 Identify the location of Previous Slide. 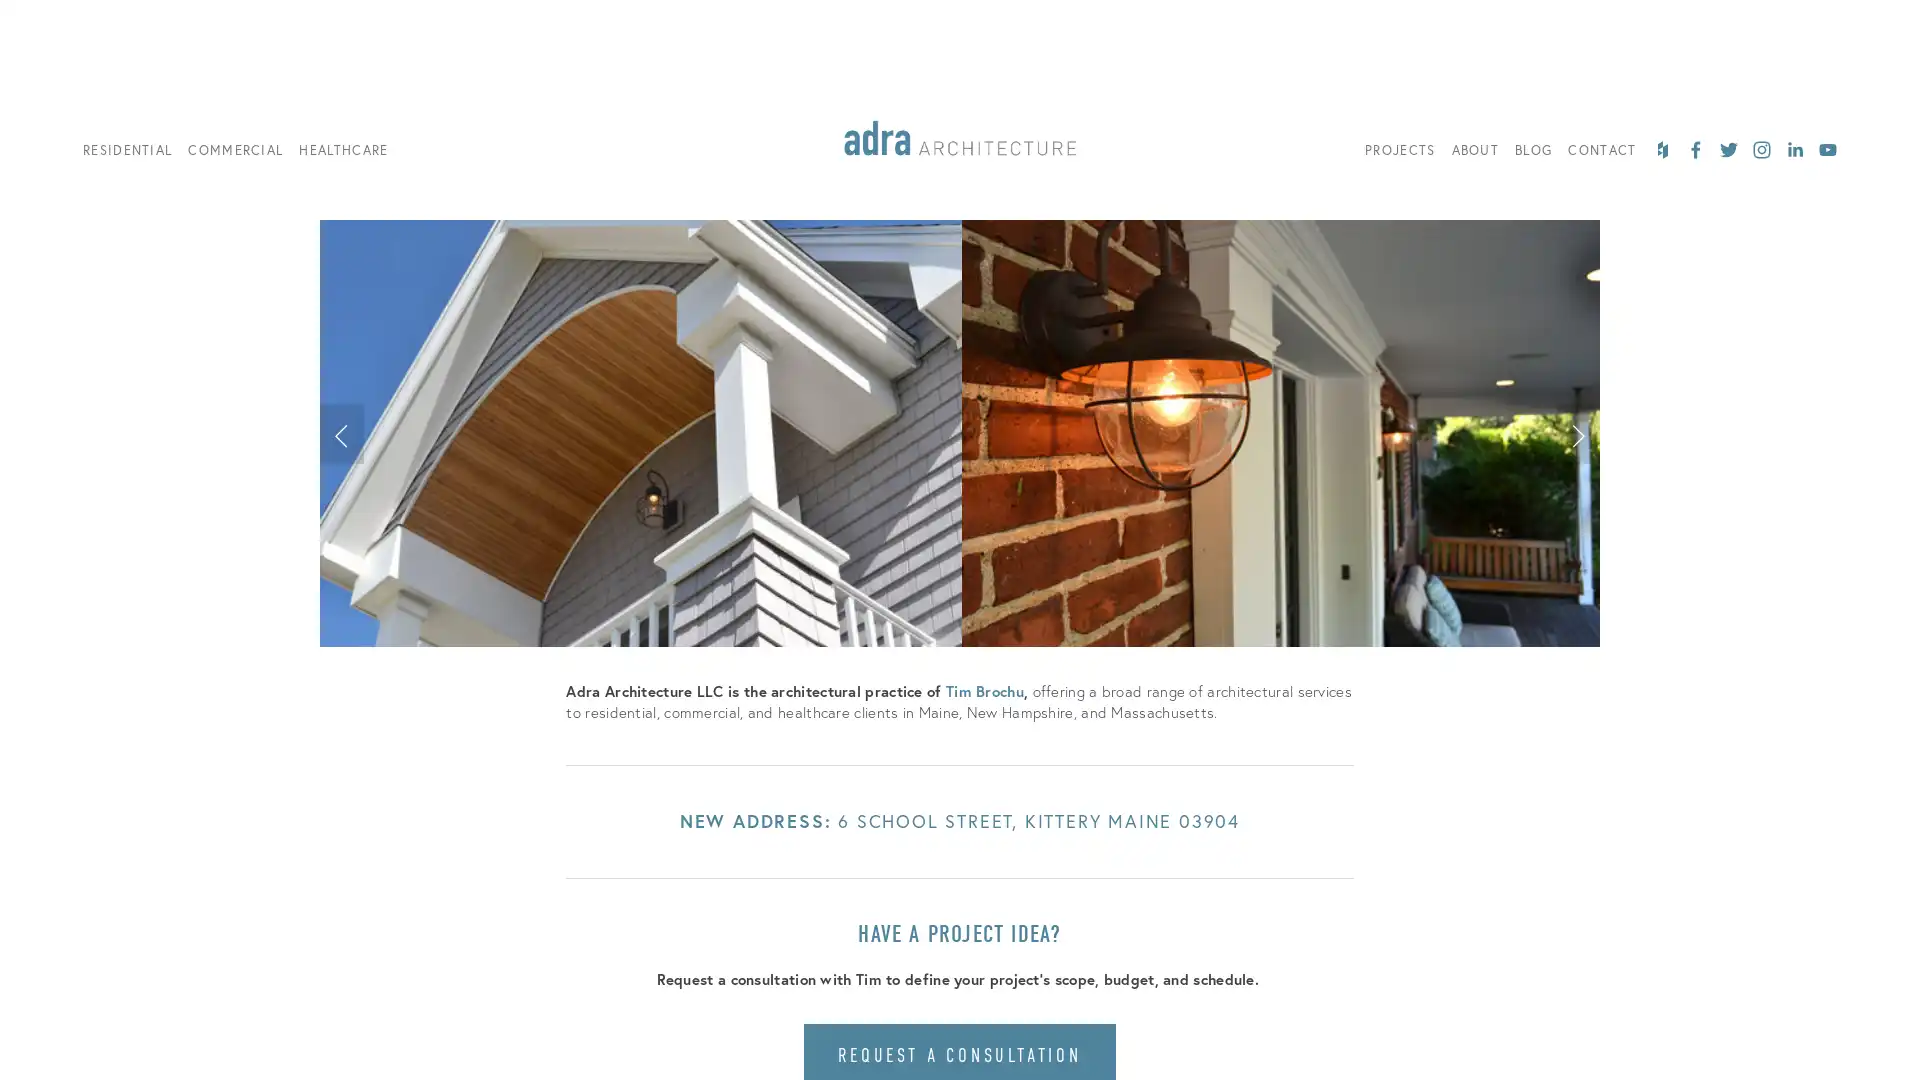
(341, 431).